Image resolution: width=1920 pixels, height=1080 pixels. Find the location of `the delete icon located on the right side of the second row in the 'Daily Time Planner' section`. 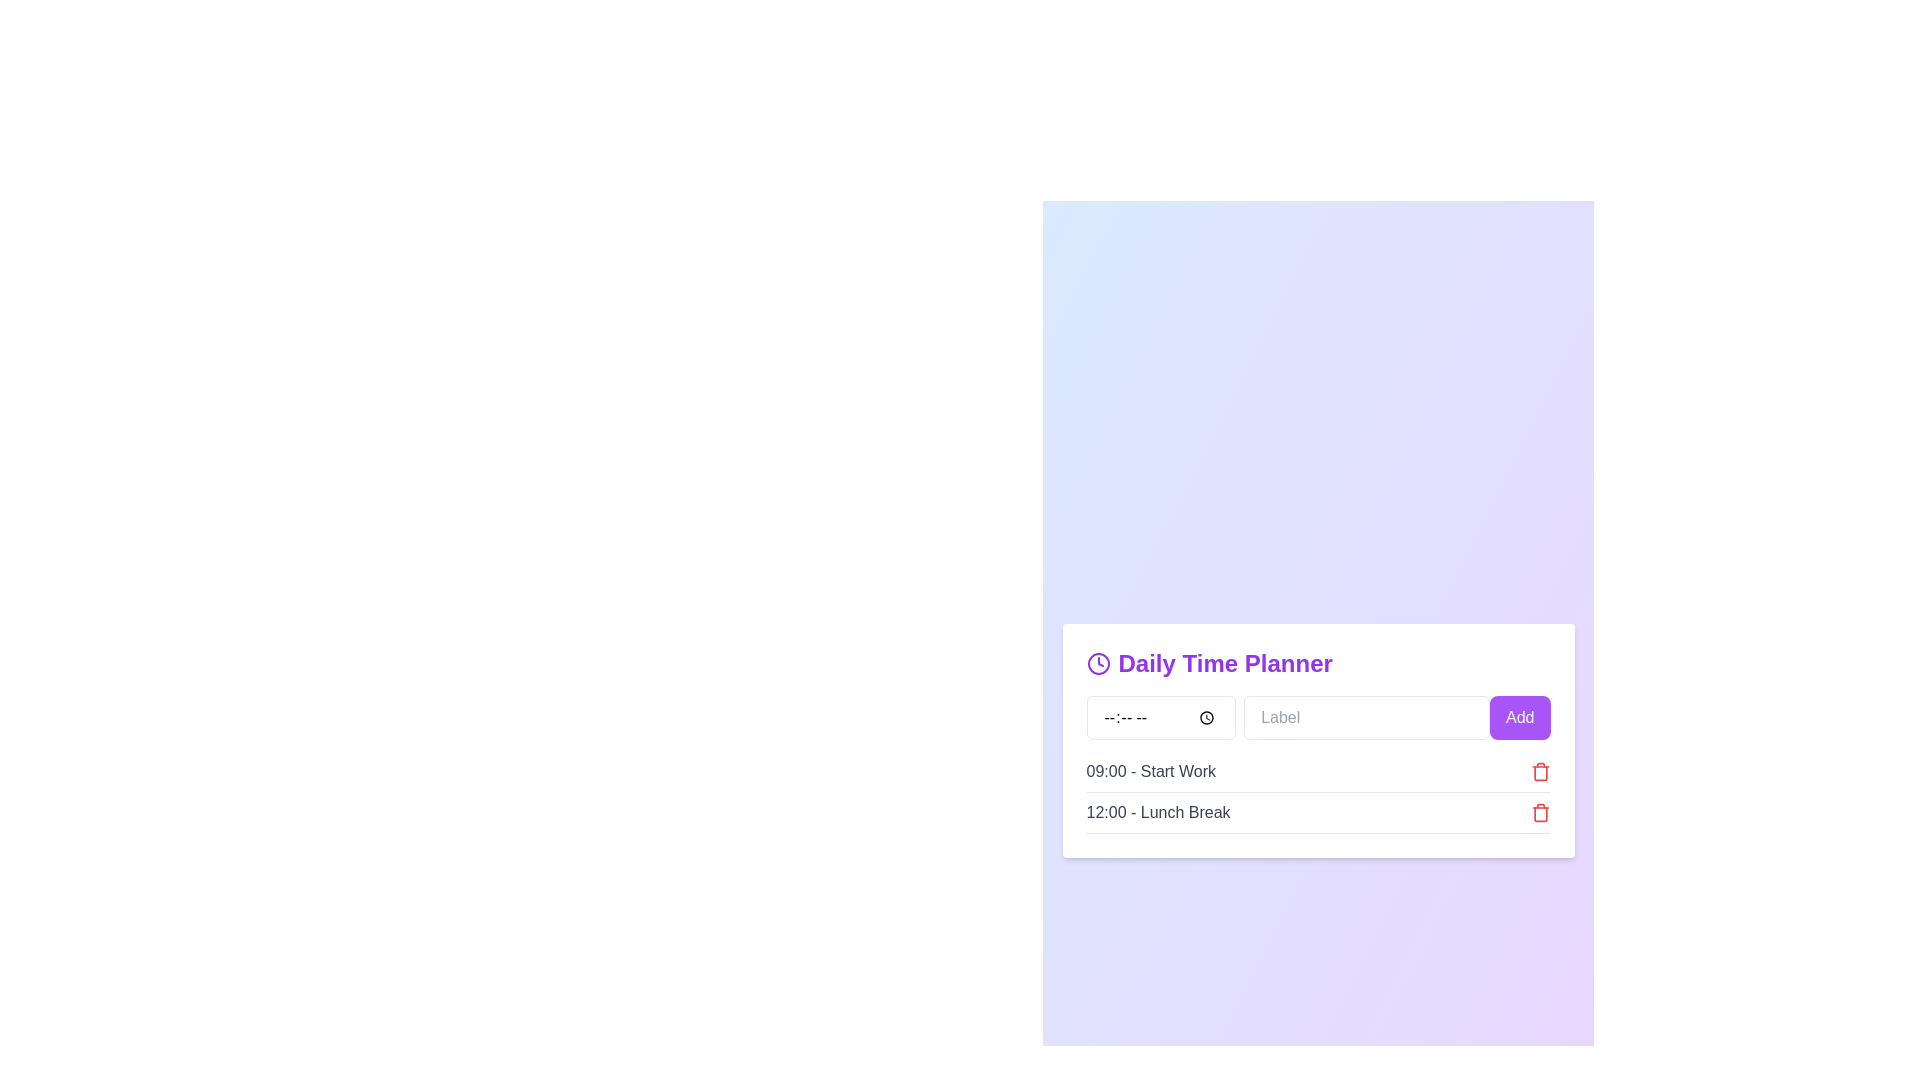

the delete icon located on the right side of the second row in the 'Daily Time Planner' section is located at coordinates (1539, 772).